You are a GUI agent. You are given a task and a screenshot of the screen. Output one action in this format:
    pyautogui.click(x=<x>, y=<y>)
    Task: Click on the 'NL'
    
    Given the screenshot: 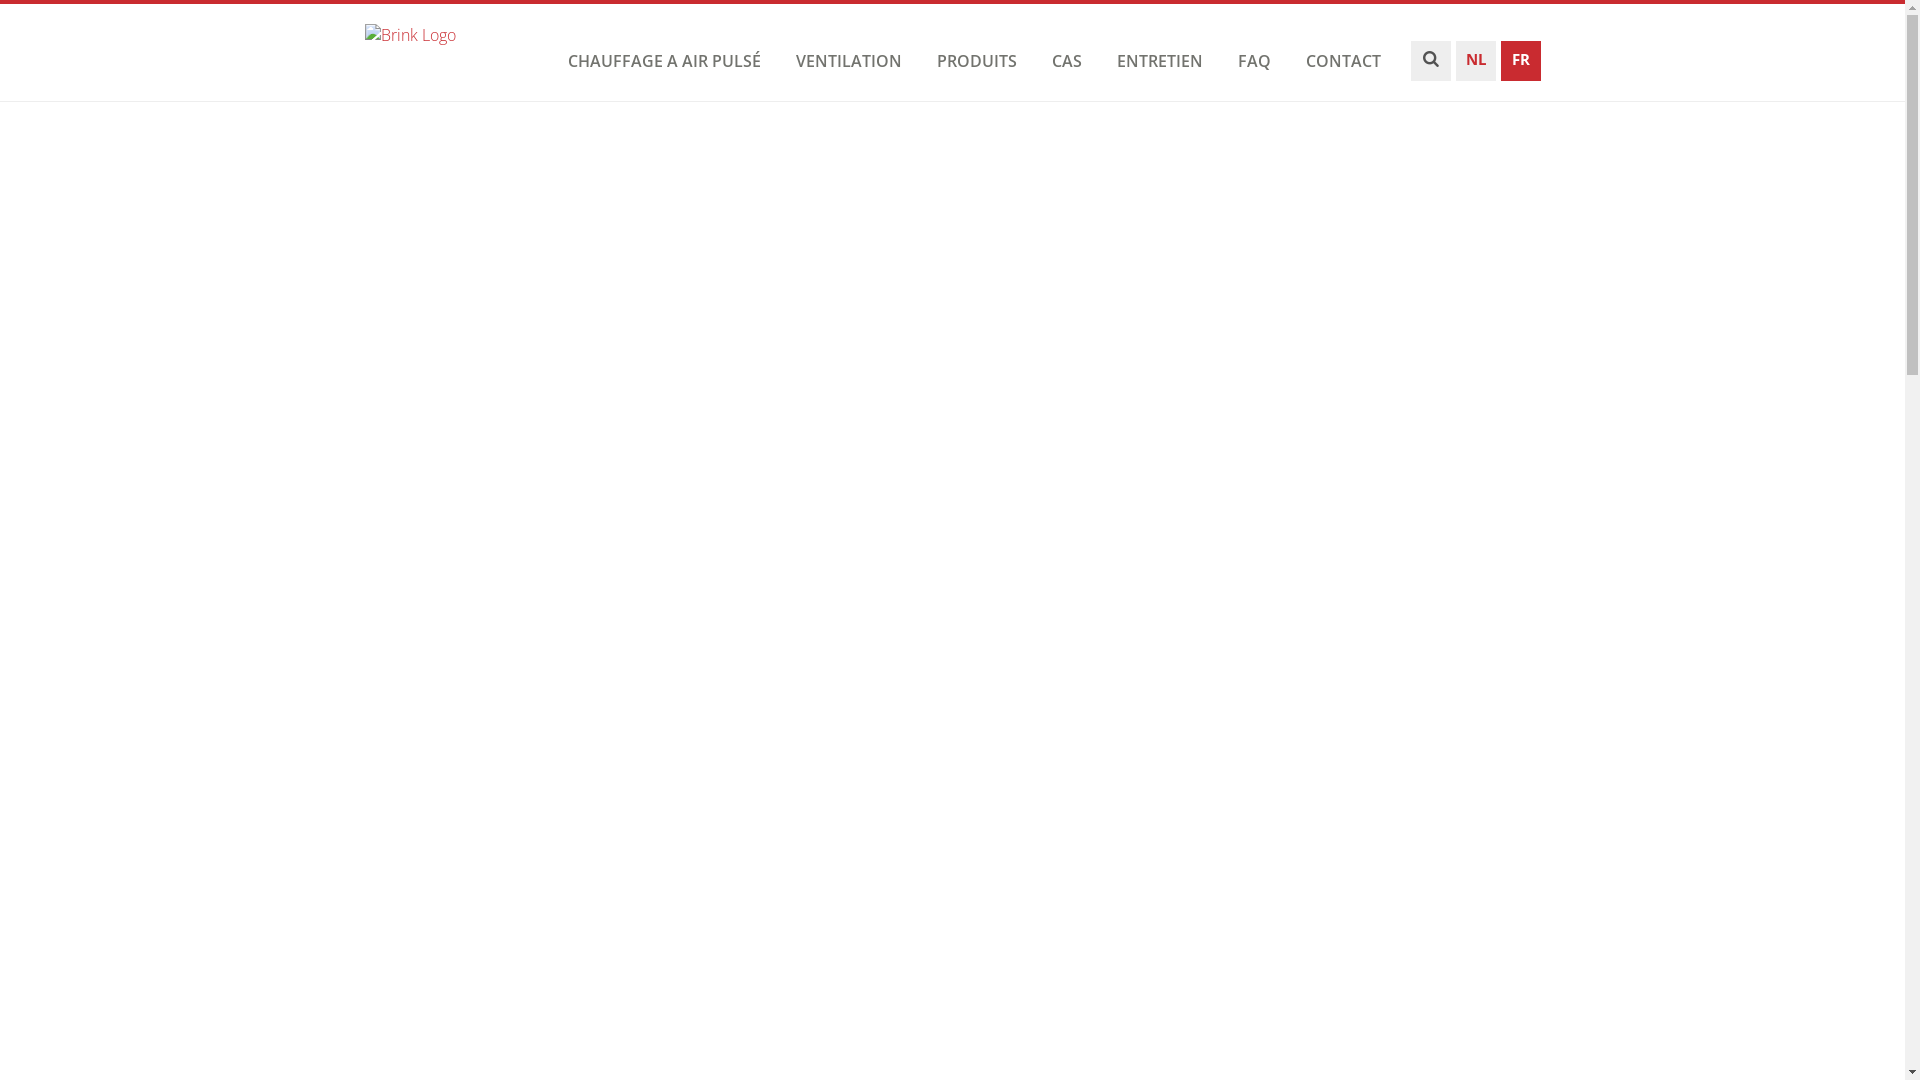 What is the action you would take?
    pyautogui.click(x=1455, y=64)
    